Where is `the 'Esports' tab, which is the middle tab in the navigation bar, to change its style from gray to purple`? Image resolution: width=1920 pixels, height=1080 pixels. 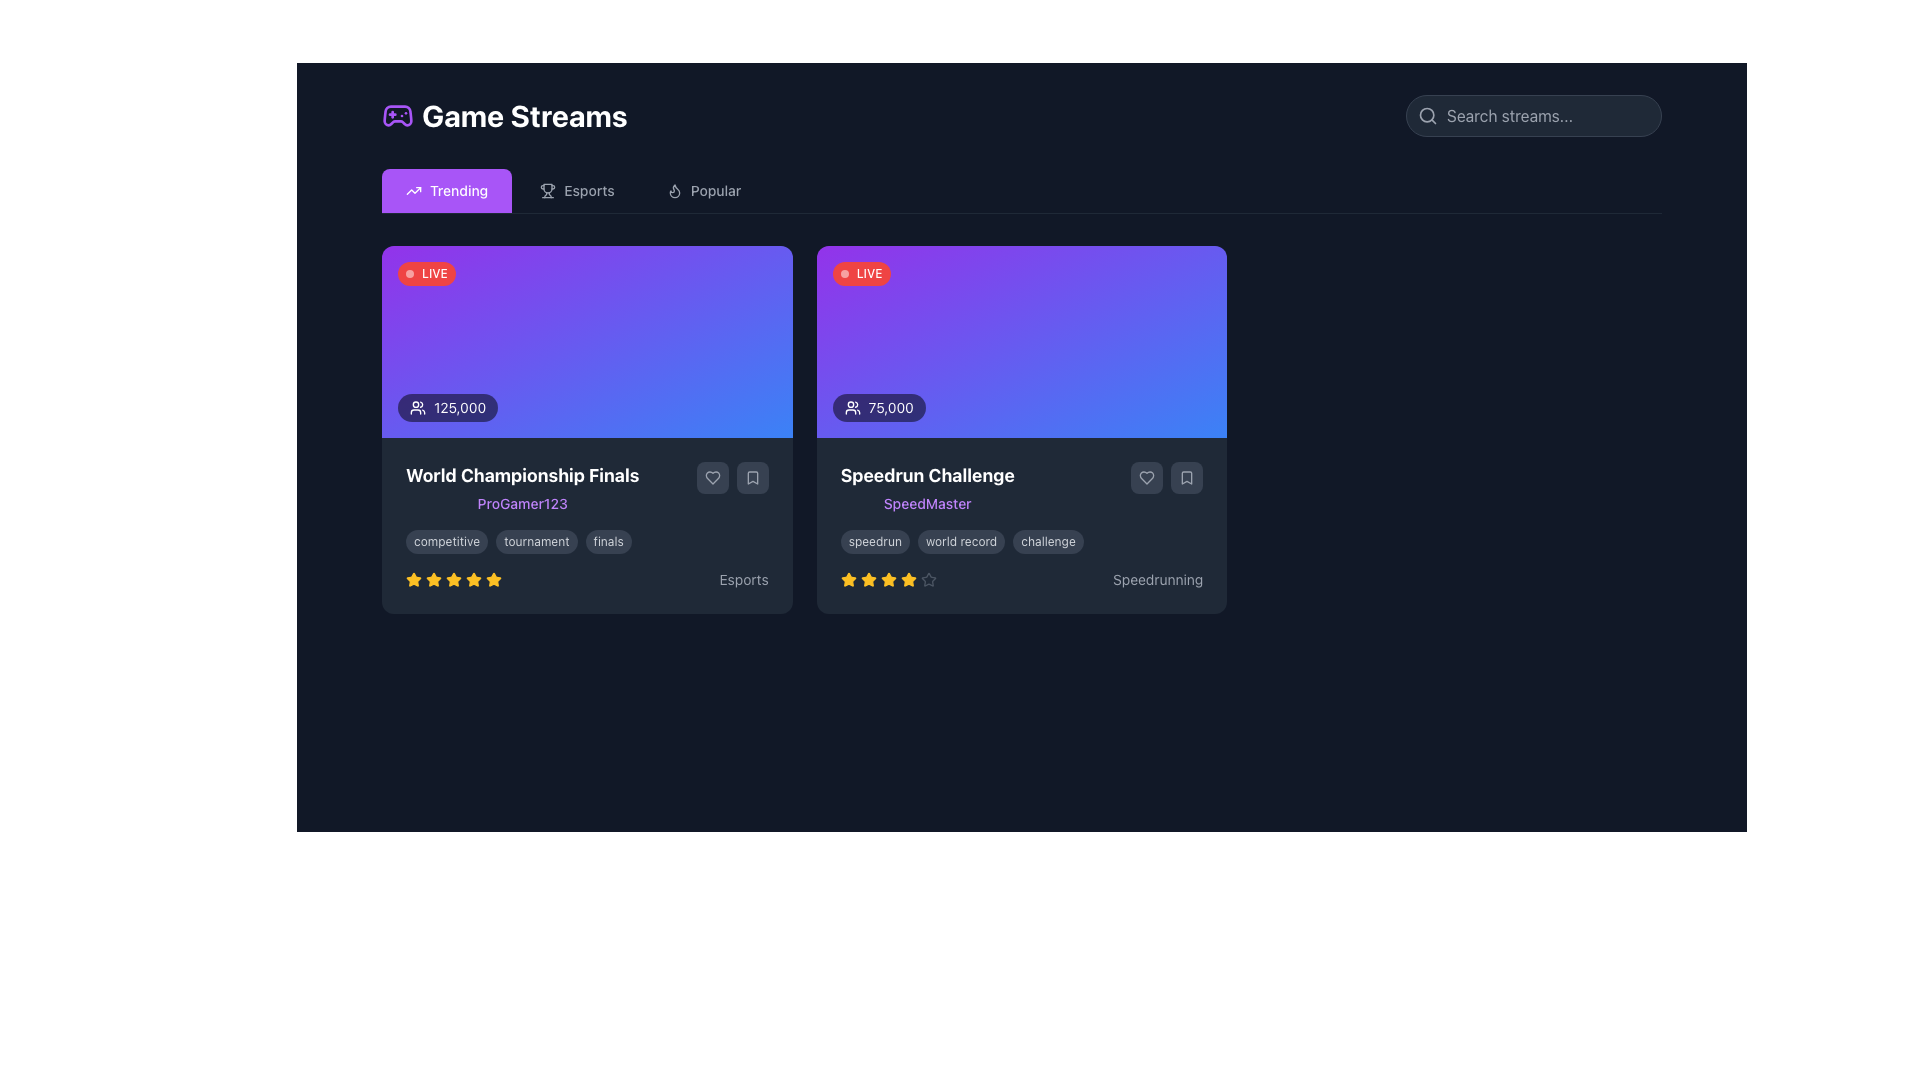
the 'Esports' tab, which is the middle tab in the navigation bar, to change its style from gray to purple is located at coordinates (576, 191).